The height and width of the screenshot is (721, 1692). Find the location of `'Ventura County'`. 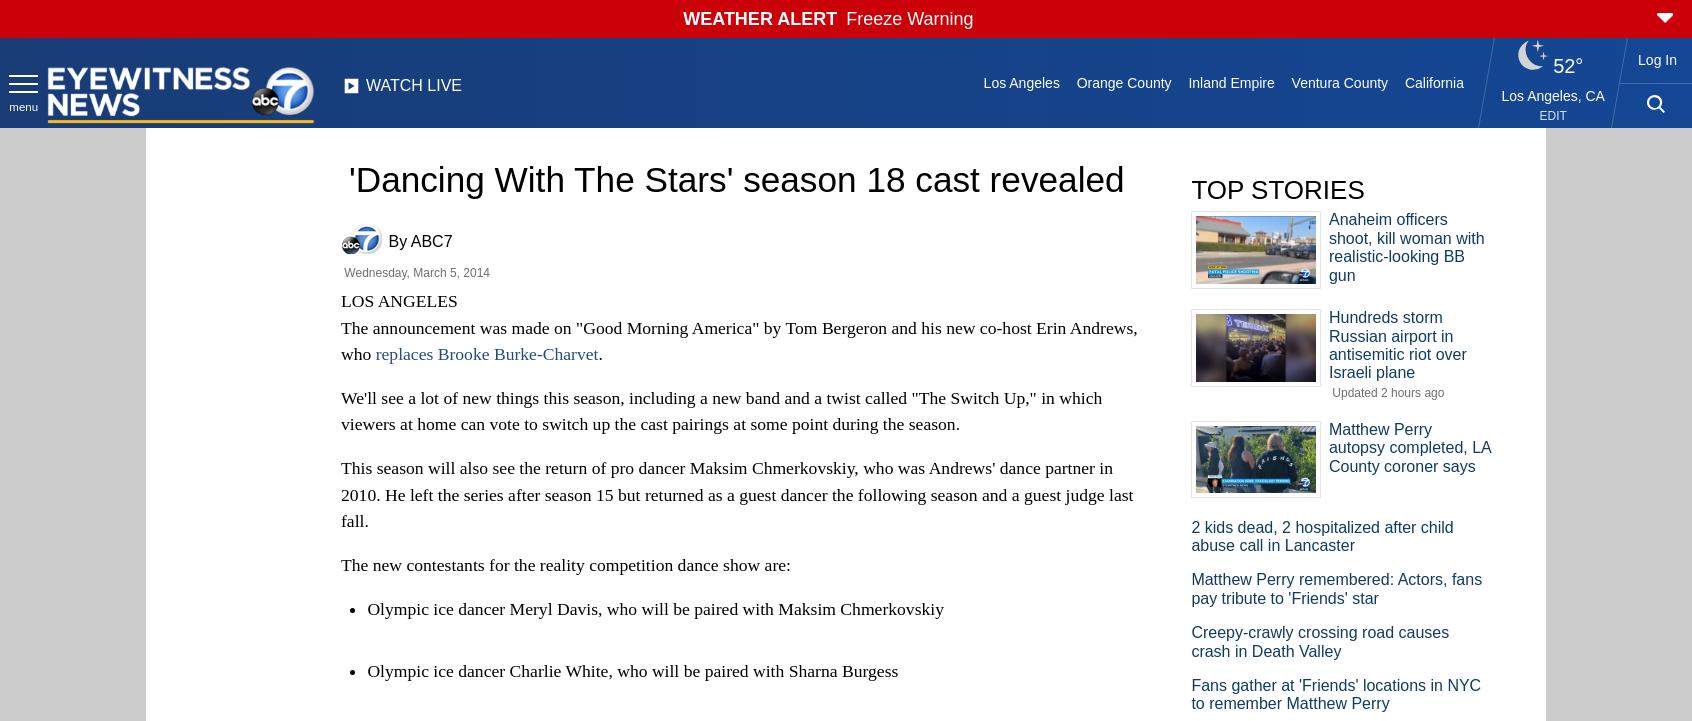

'Ventura County' is located at coordinates (1338, 81).